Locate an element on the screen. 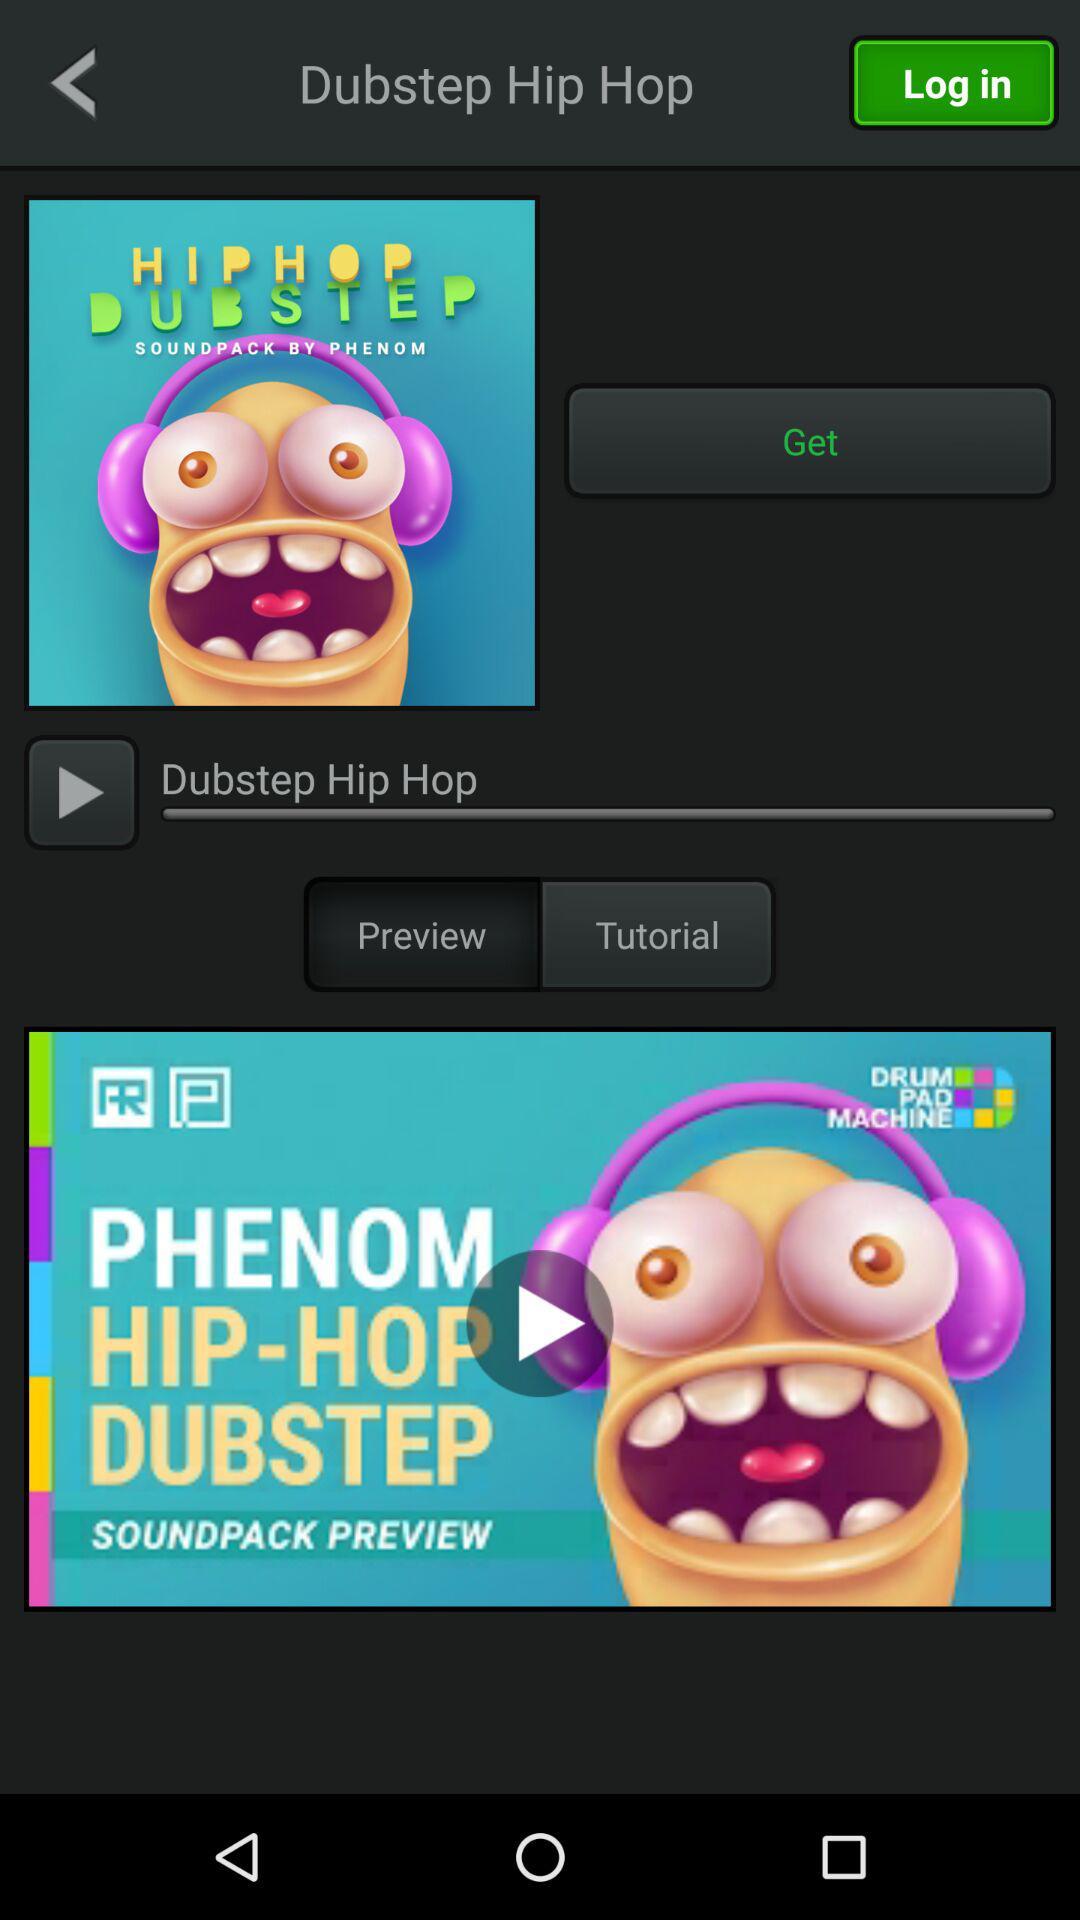 Image resolution: width=1080 pixels, height=1920 pixels. the tutorial item is located at coordinates (658, 933).